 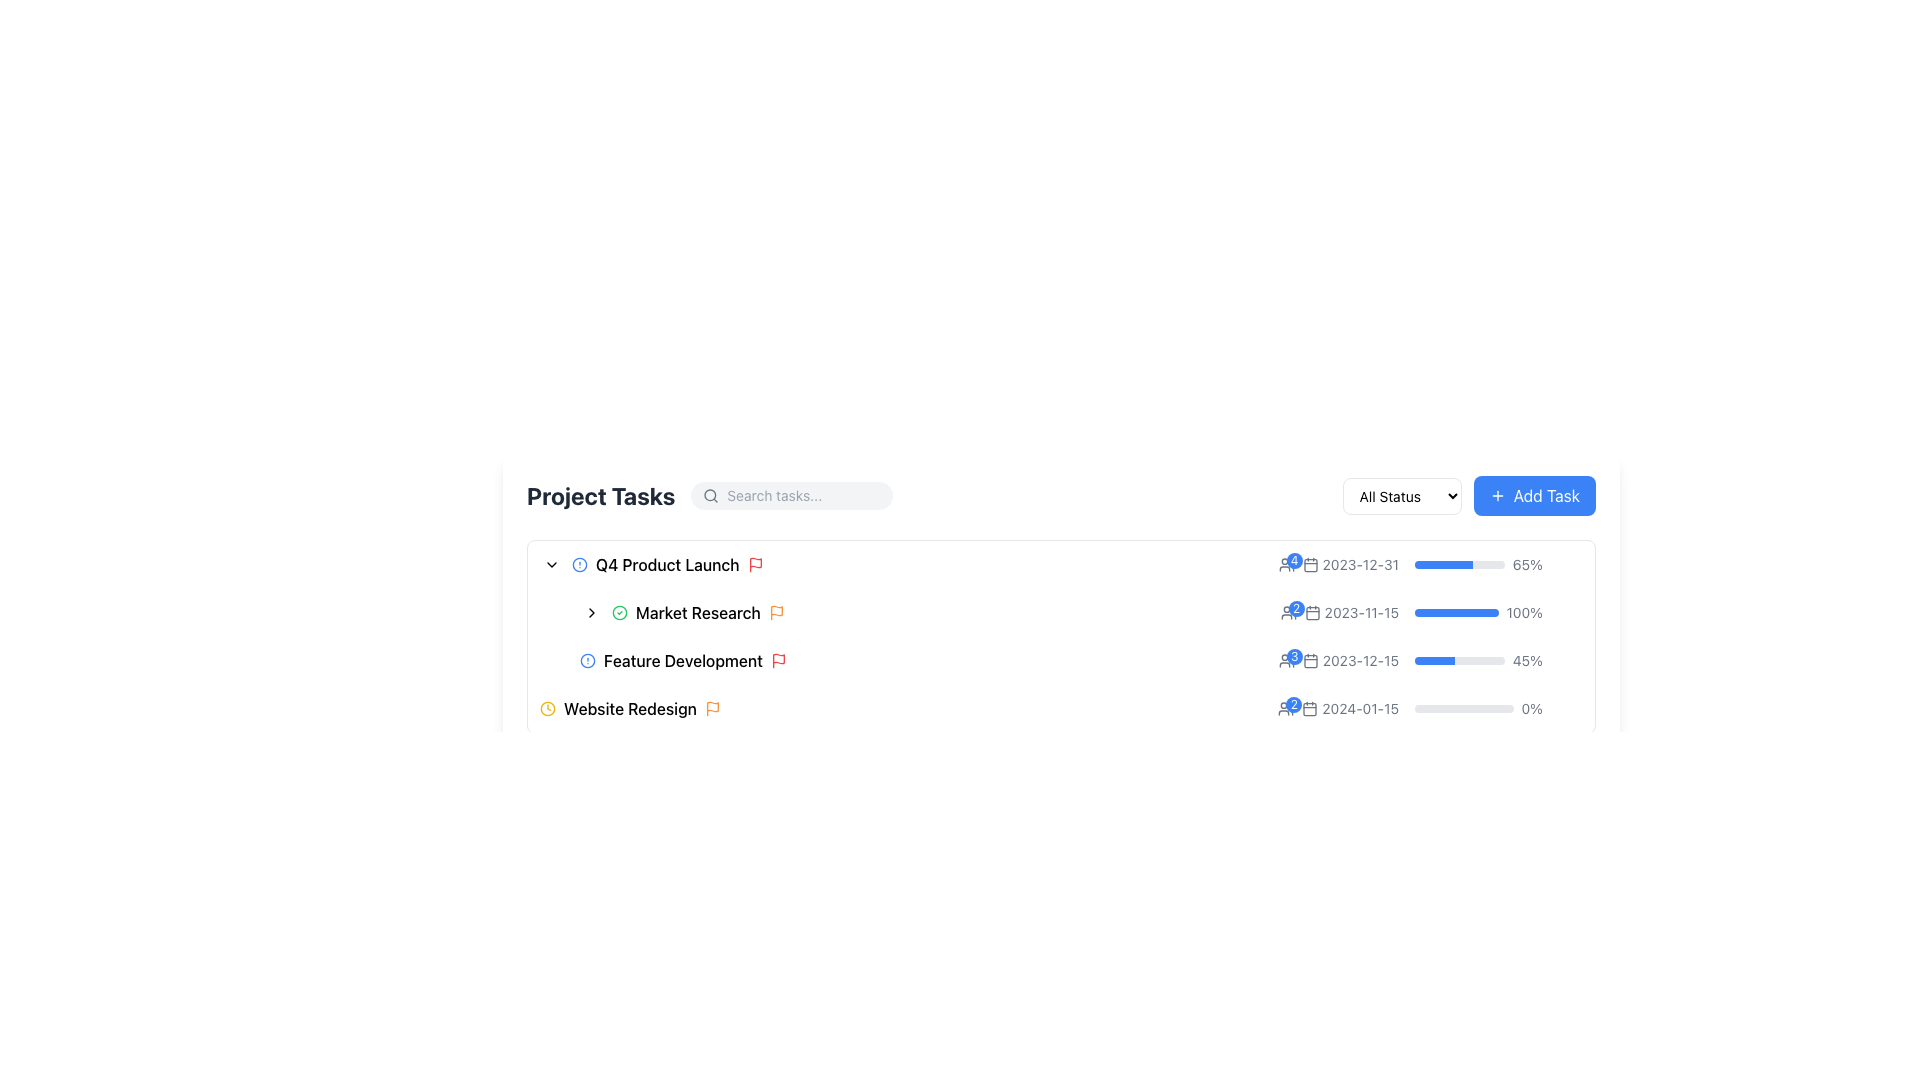 I want to click on the visual indicator within the calendar icon that signifies the due date, located on the third task in the task list, positioned to the right of the task name and left of the due date text, so click(x=1310, y=565).